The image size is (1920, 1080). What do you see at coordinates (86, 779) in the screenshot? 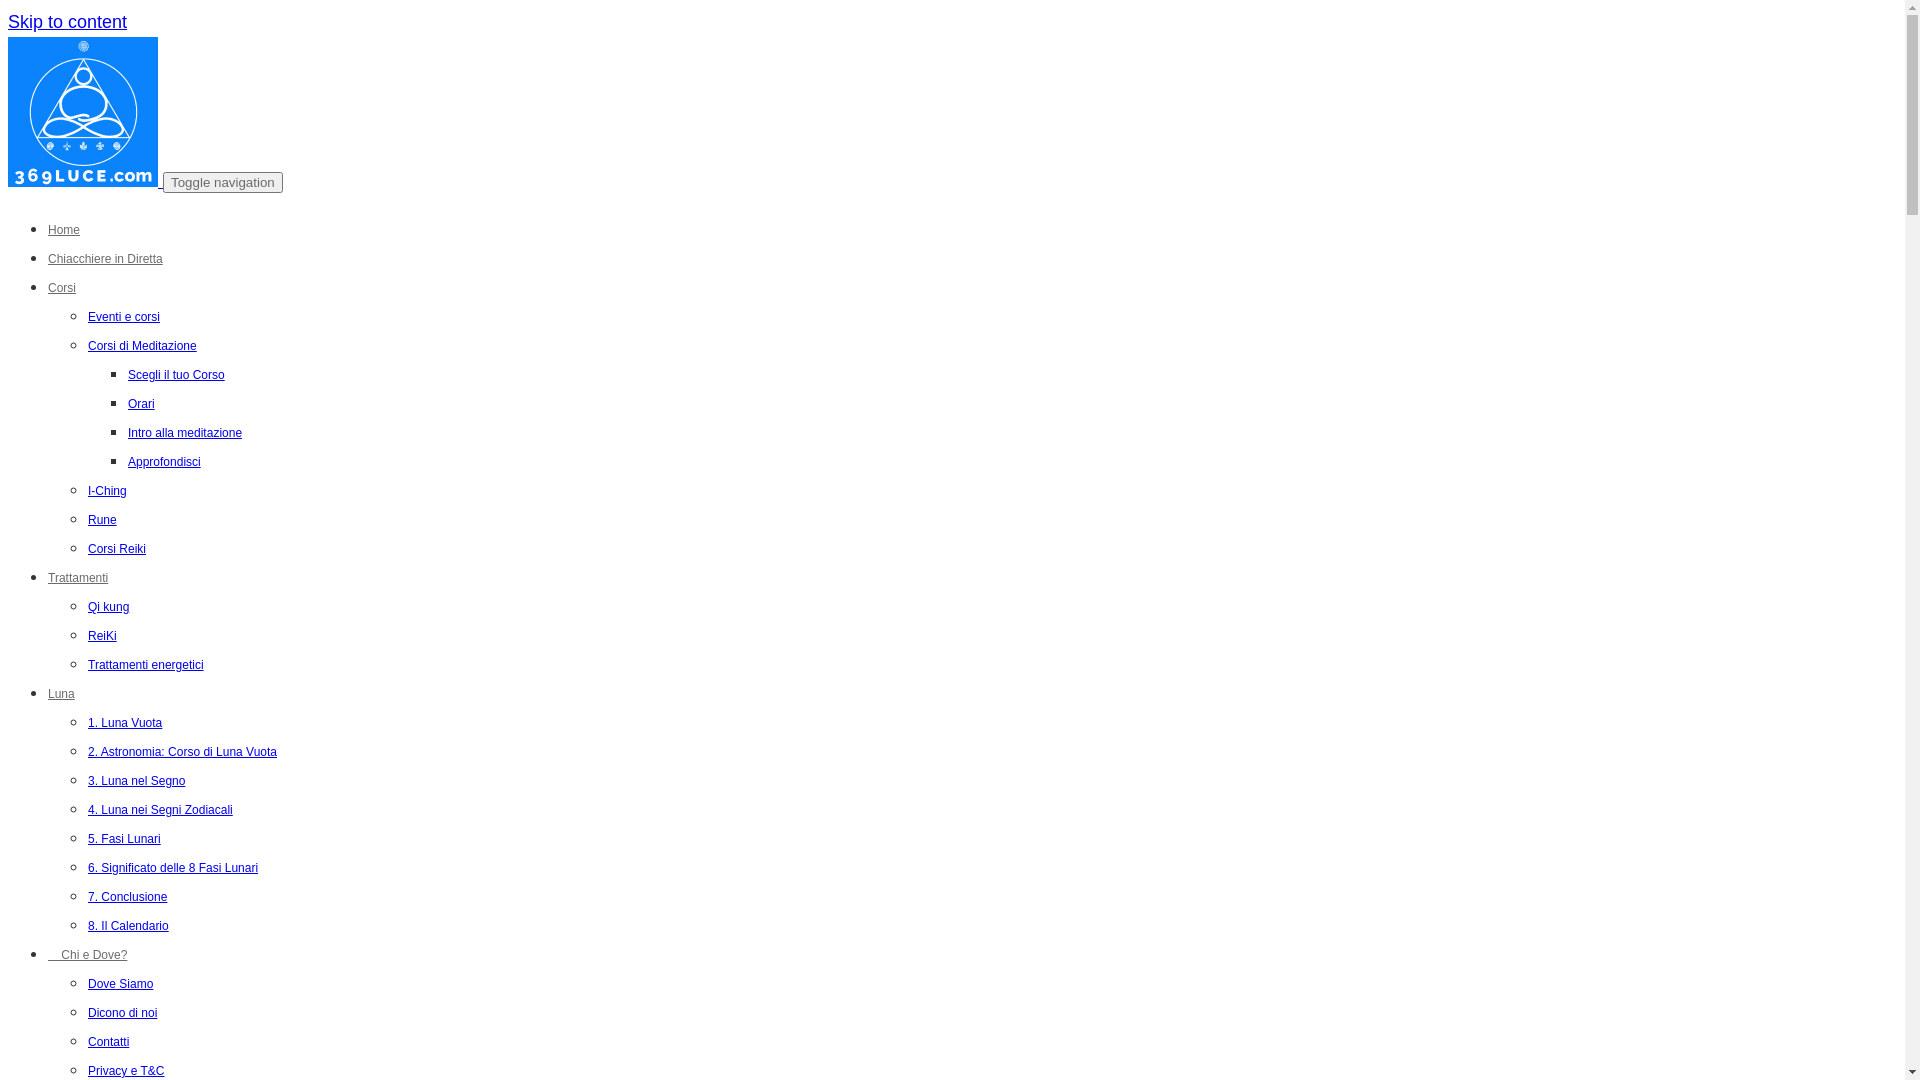
I see `'3. Luna nel Segno'` at bounding box center [86, 779].